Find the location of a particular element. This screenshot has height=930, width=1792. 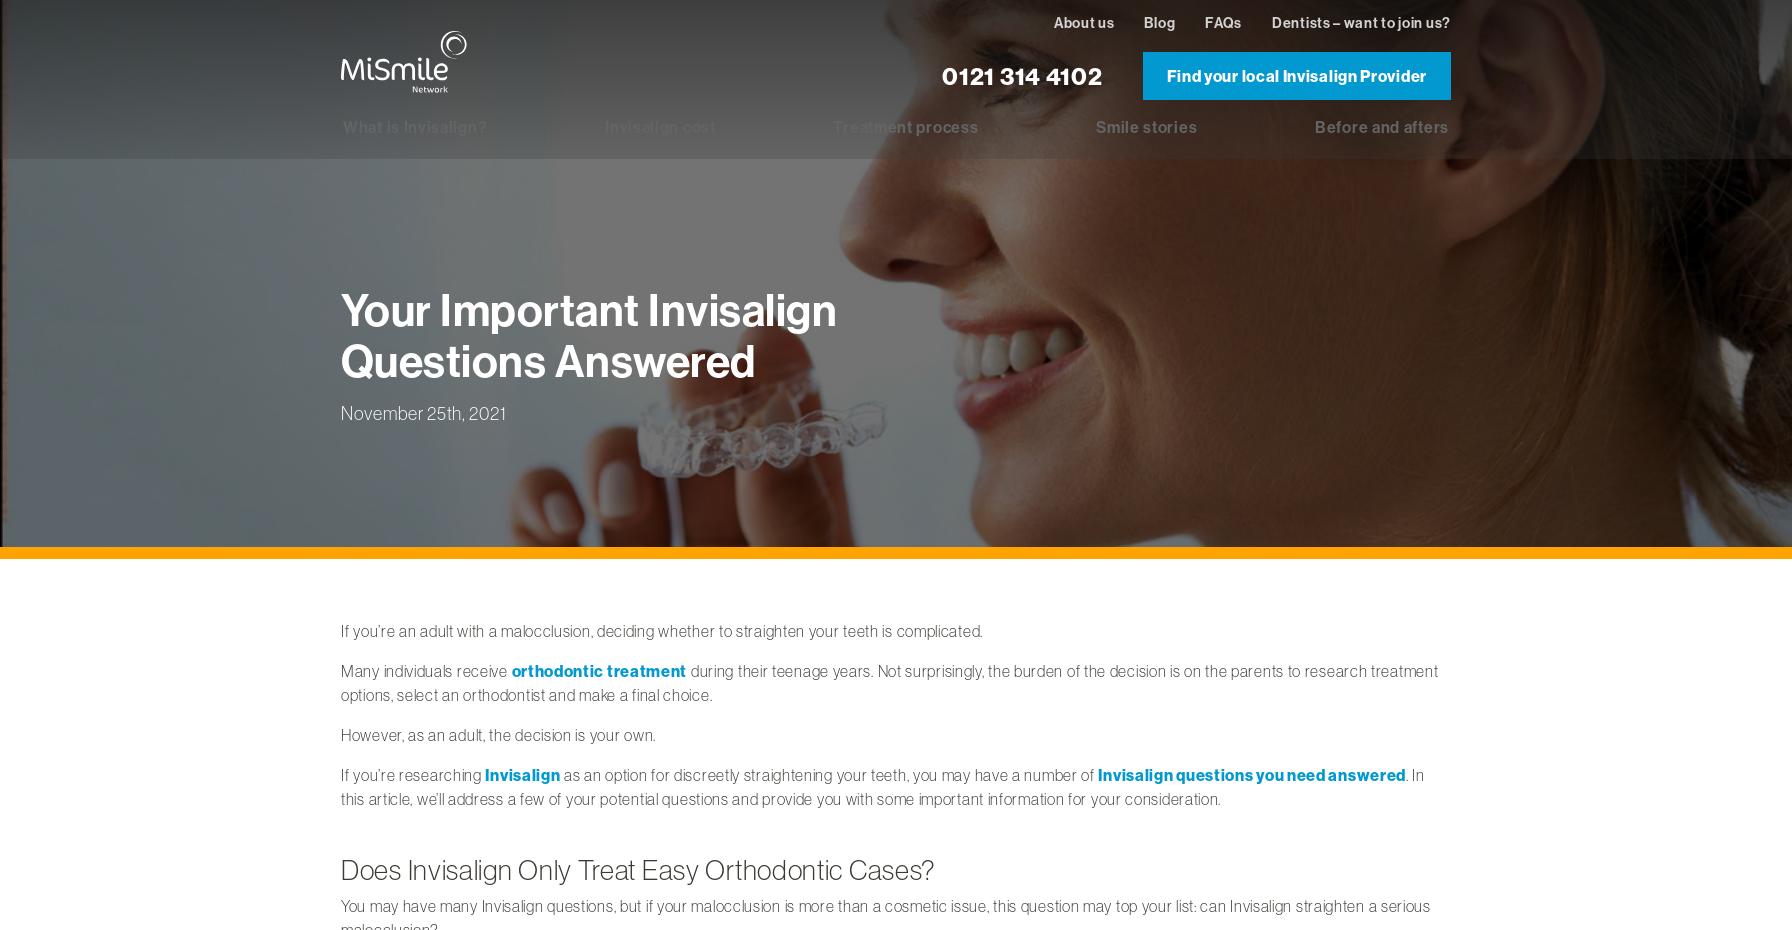

'0121 314 4102' is located at coordinates (942, 73).